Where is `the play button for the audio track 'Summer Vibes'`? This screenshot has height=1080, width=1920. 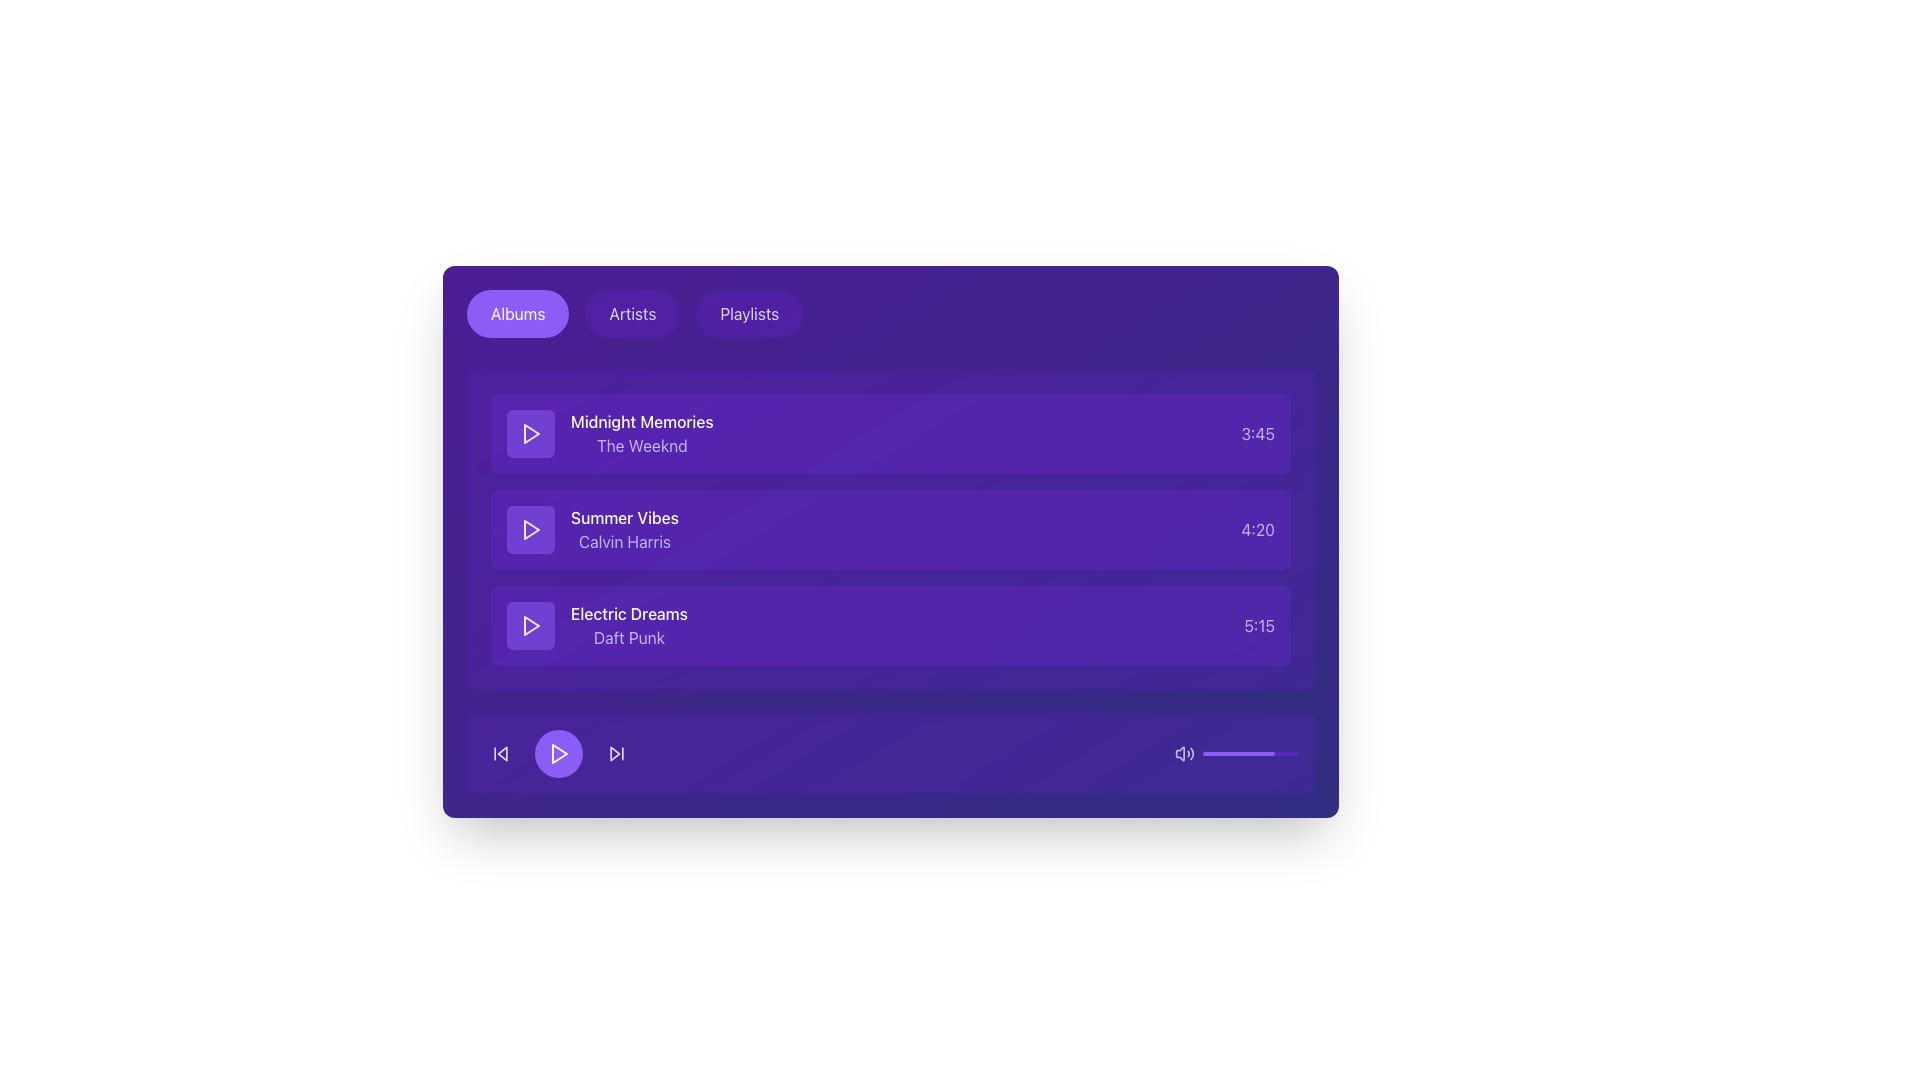 the play button for the audio track 'Summer Vibes' is located at coordinates (532, 528).